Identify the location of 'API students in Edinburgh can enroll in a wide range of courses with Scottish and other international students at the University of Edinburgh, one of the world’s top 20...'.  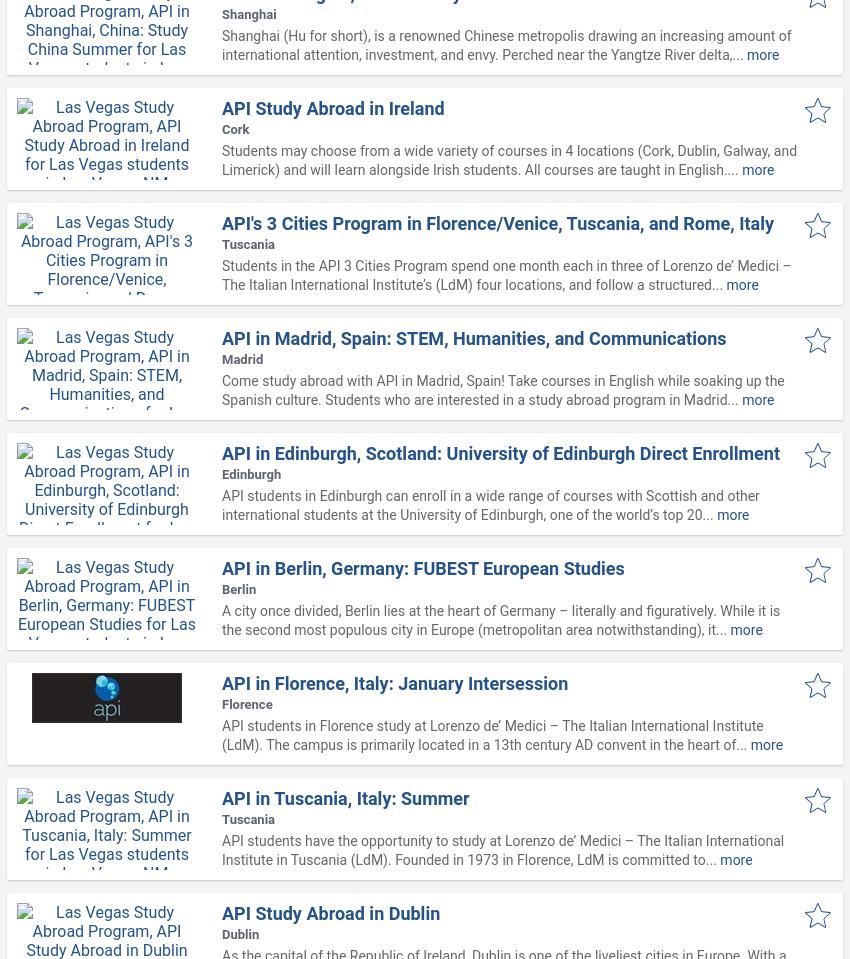
(490, 505).